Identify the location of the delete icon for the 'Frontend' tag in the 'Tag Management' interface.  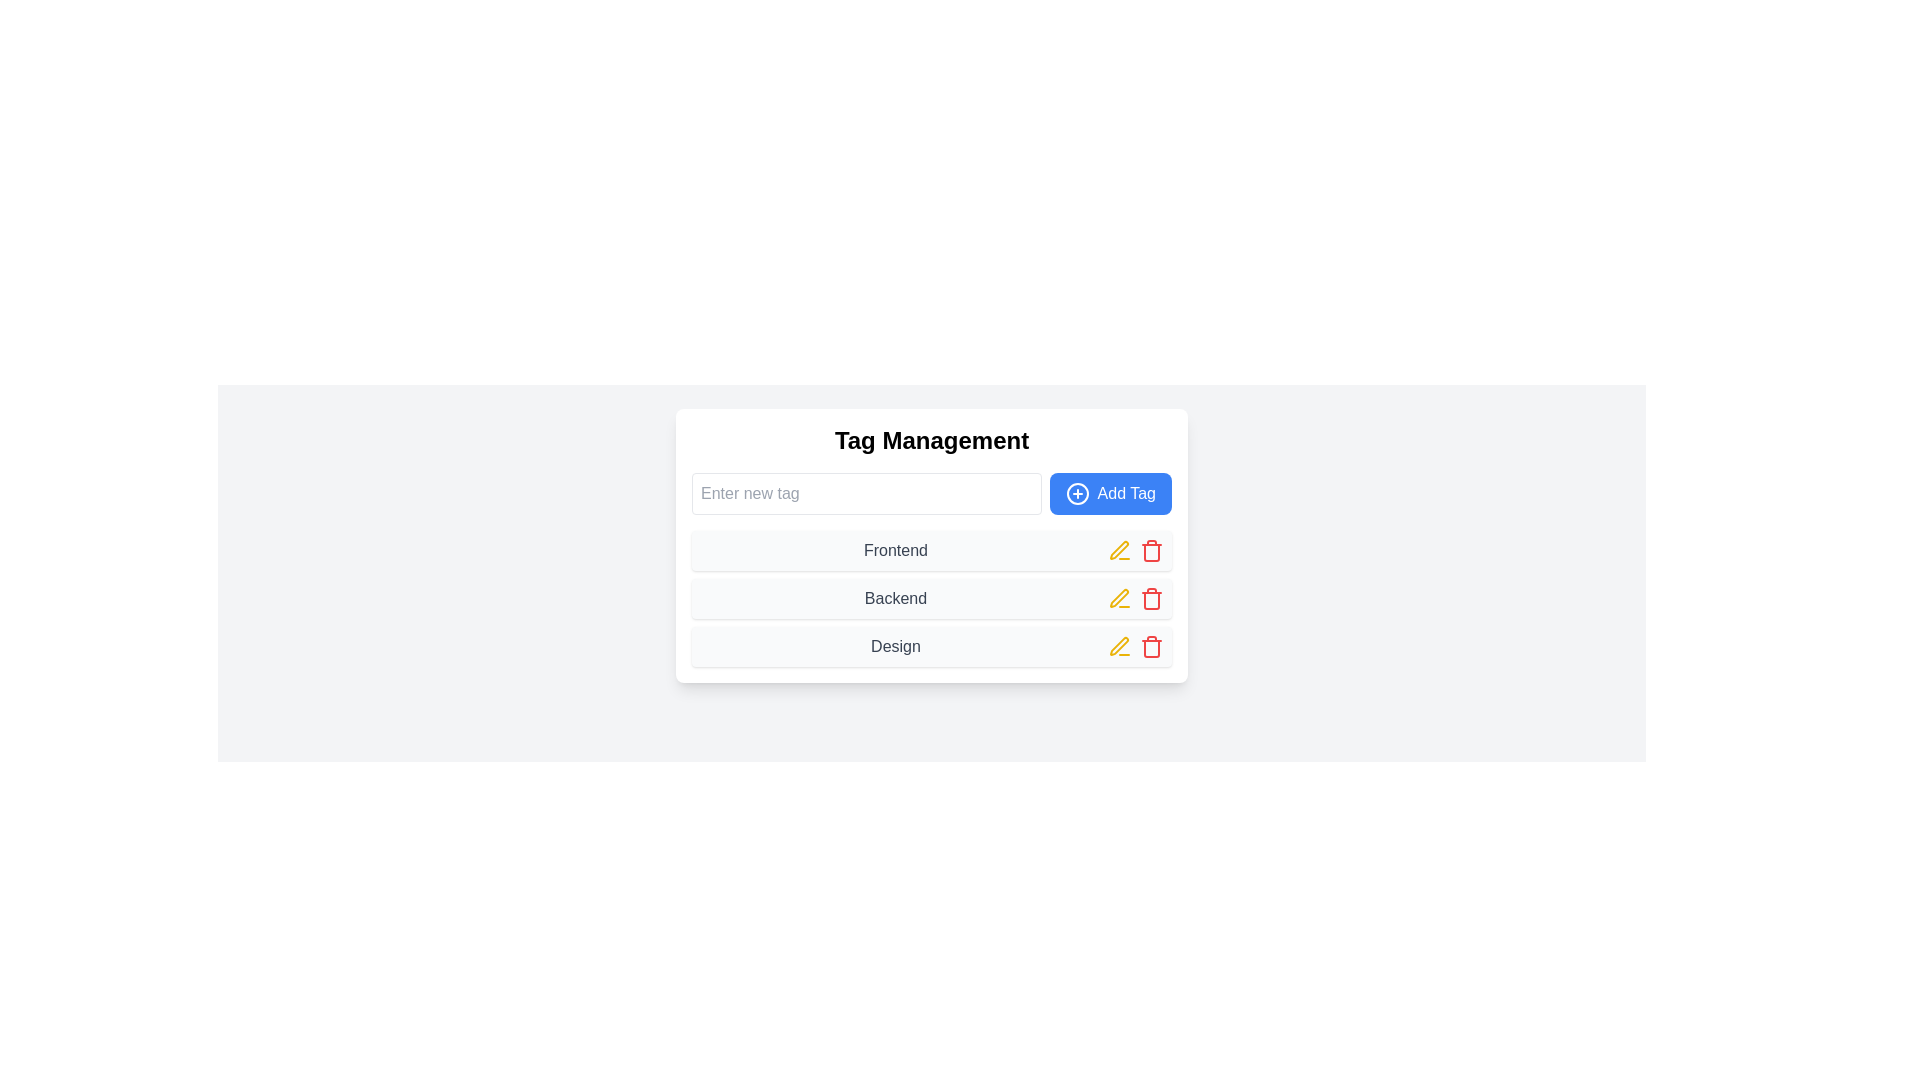
(1152, 551).